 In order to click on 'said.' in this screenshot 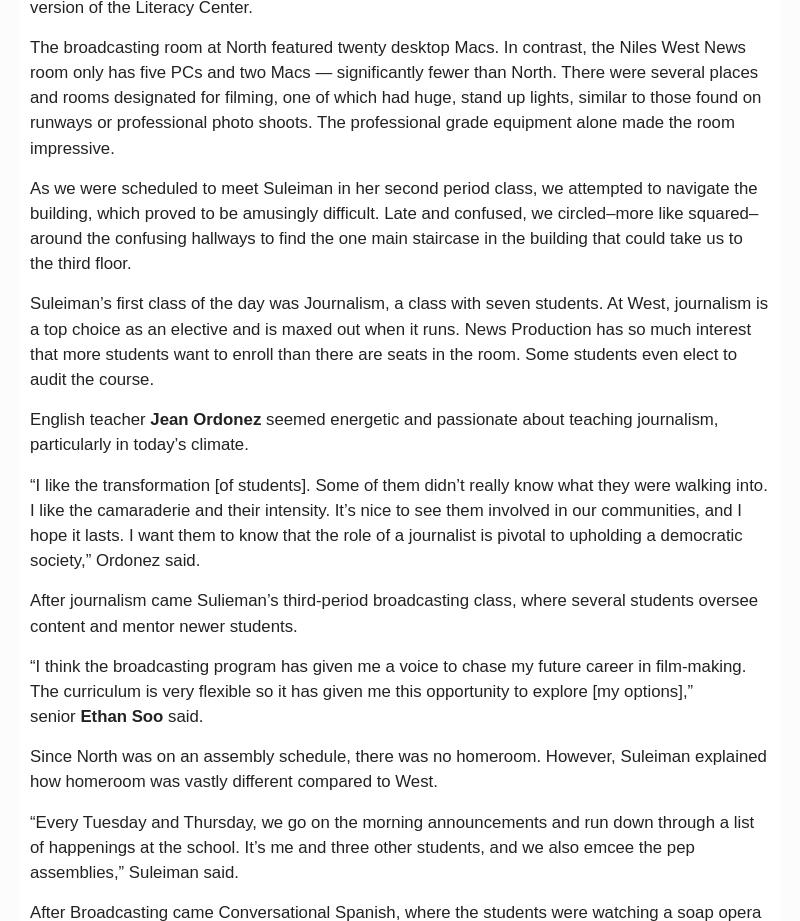, I will do `click(184, 716)`.